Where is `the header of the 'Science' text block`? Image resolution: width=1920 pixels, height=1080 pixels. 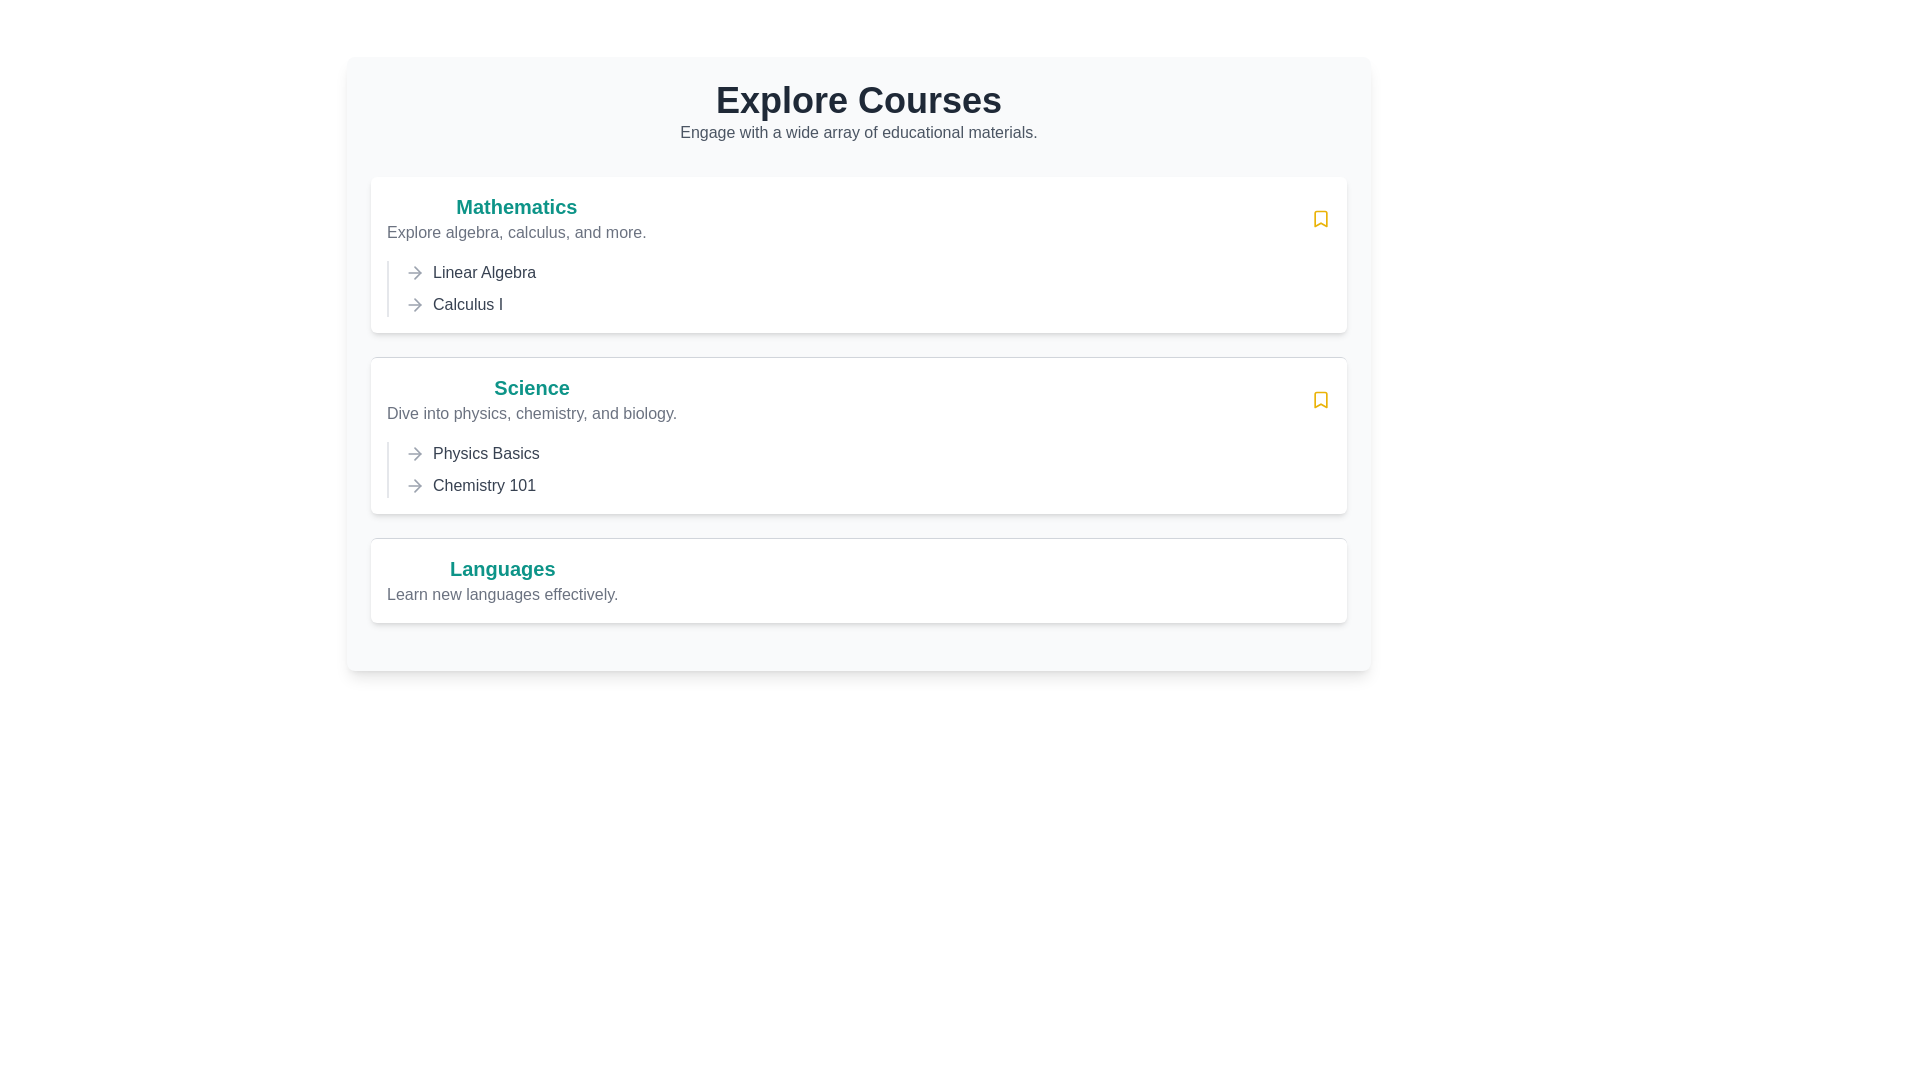
the header of the 'Science' text block is located at coordinates (532, 400).